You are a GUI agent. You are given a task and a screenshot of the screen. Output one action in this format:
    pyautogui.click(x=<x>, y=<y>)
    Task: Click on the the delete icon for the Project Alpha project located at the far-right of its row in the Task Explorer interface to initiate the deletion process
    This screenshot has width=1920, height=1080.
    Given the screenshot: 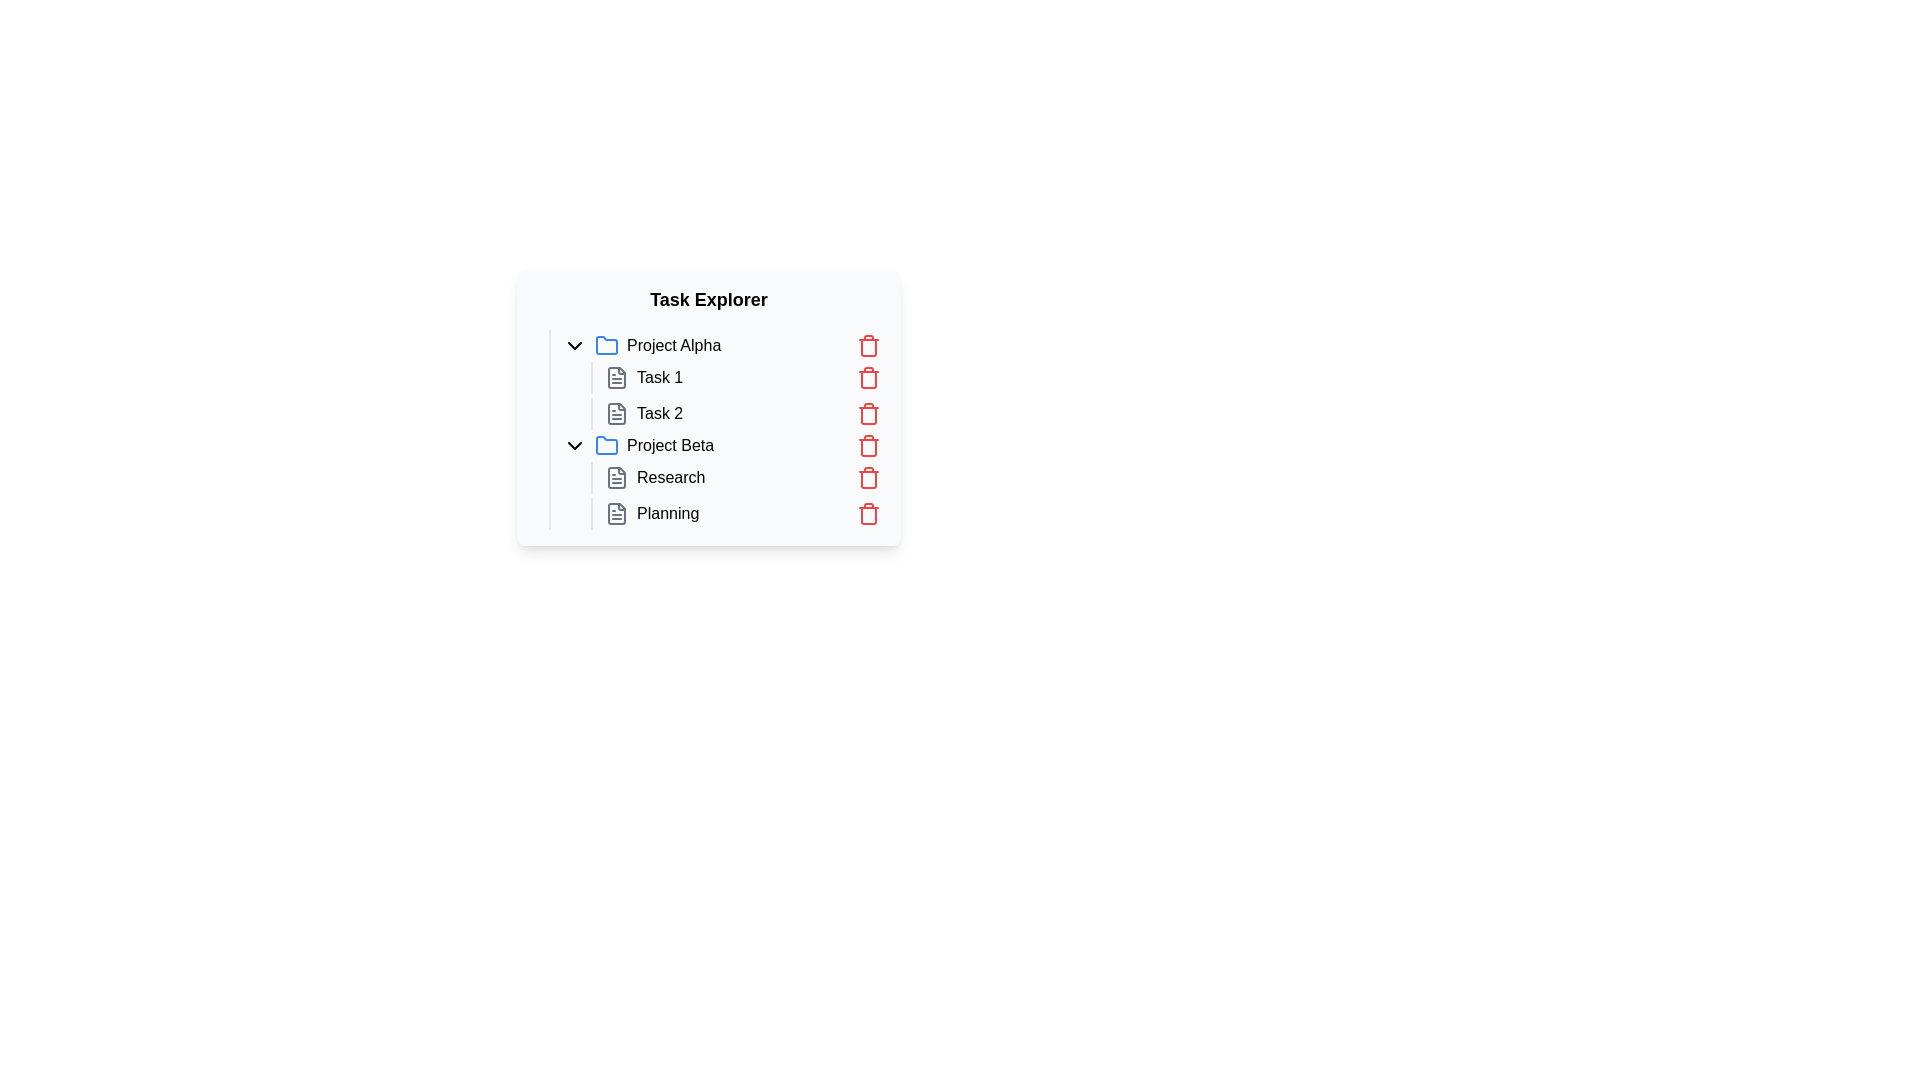 What is the action you would take?
    pyautogui.click(x=868, y=345)
    